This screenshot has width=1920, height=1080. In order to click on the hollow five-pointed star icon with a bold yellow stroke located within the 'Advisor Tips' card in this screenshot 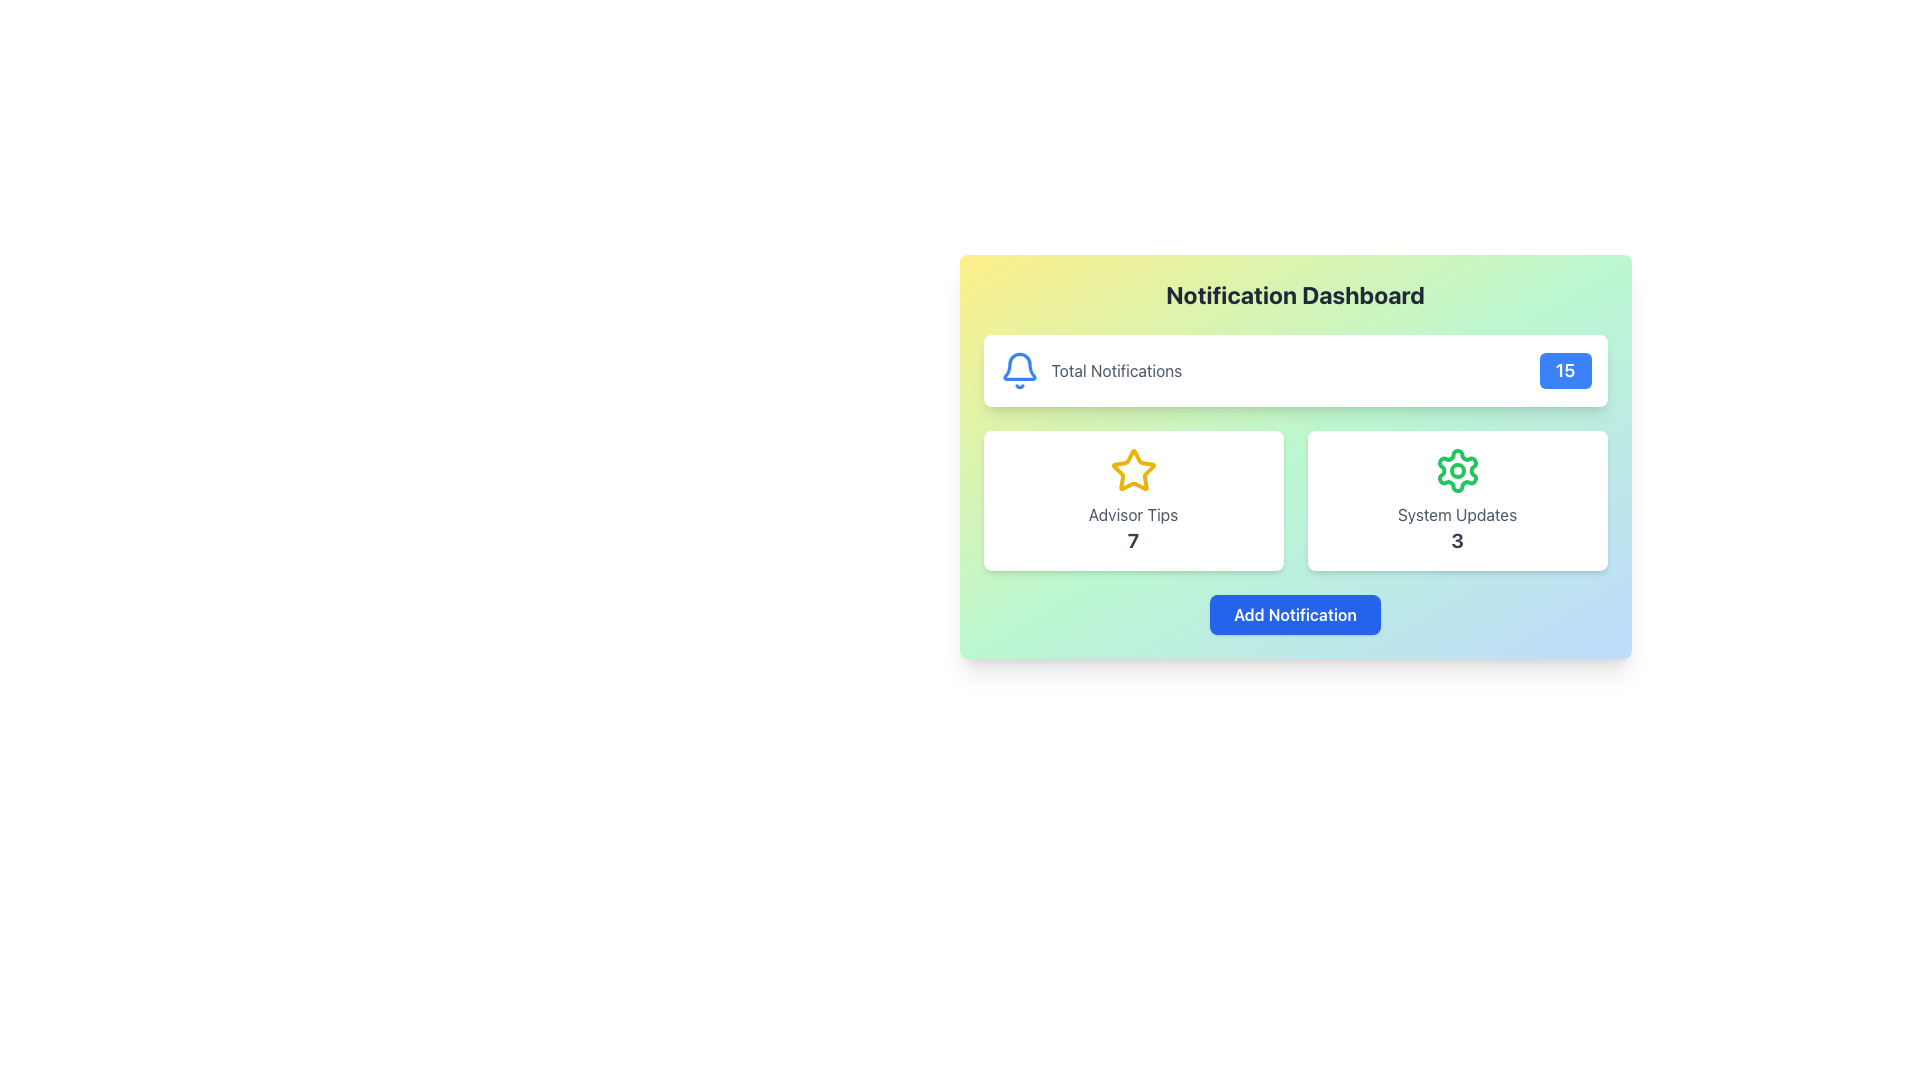, I will do `click(1133, 470)`.